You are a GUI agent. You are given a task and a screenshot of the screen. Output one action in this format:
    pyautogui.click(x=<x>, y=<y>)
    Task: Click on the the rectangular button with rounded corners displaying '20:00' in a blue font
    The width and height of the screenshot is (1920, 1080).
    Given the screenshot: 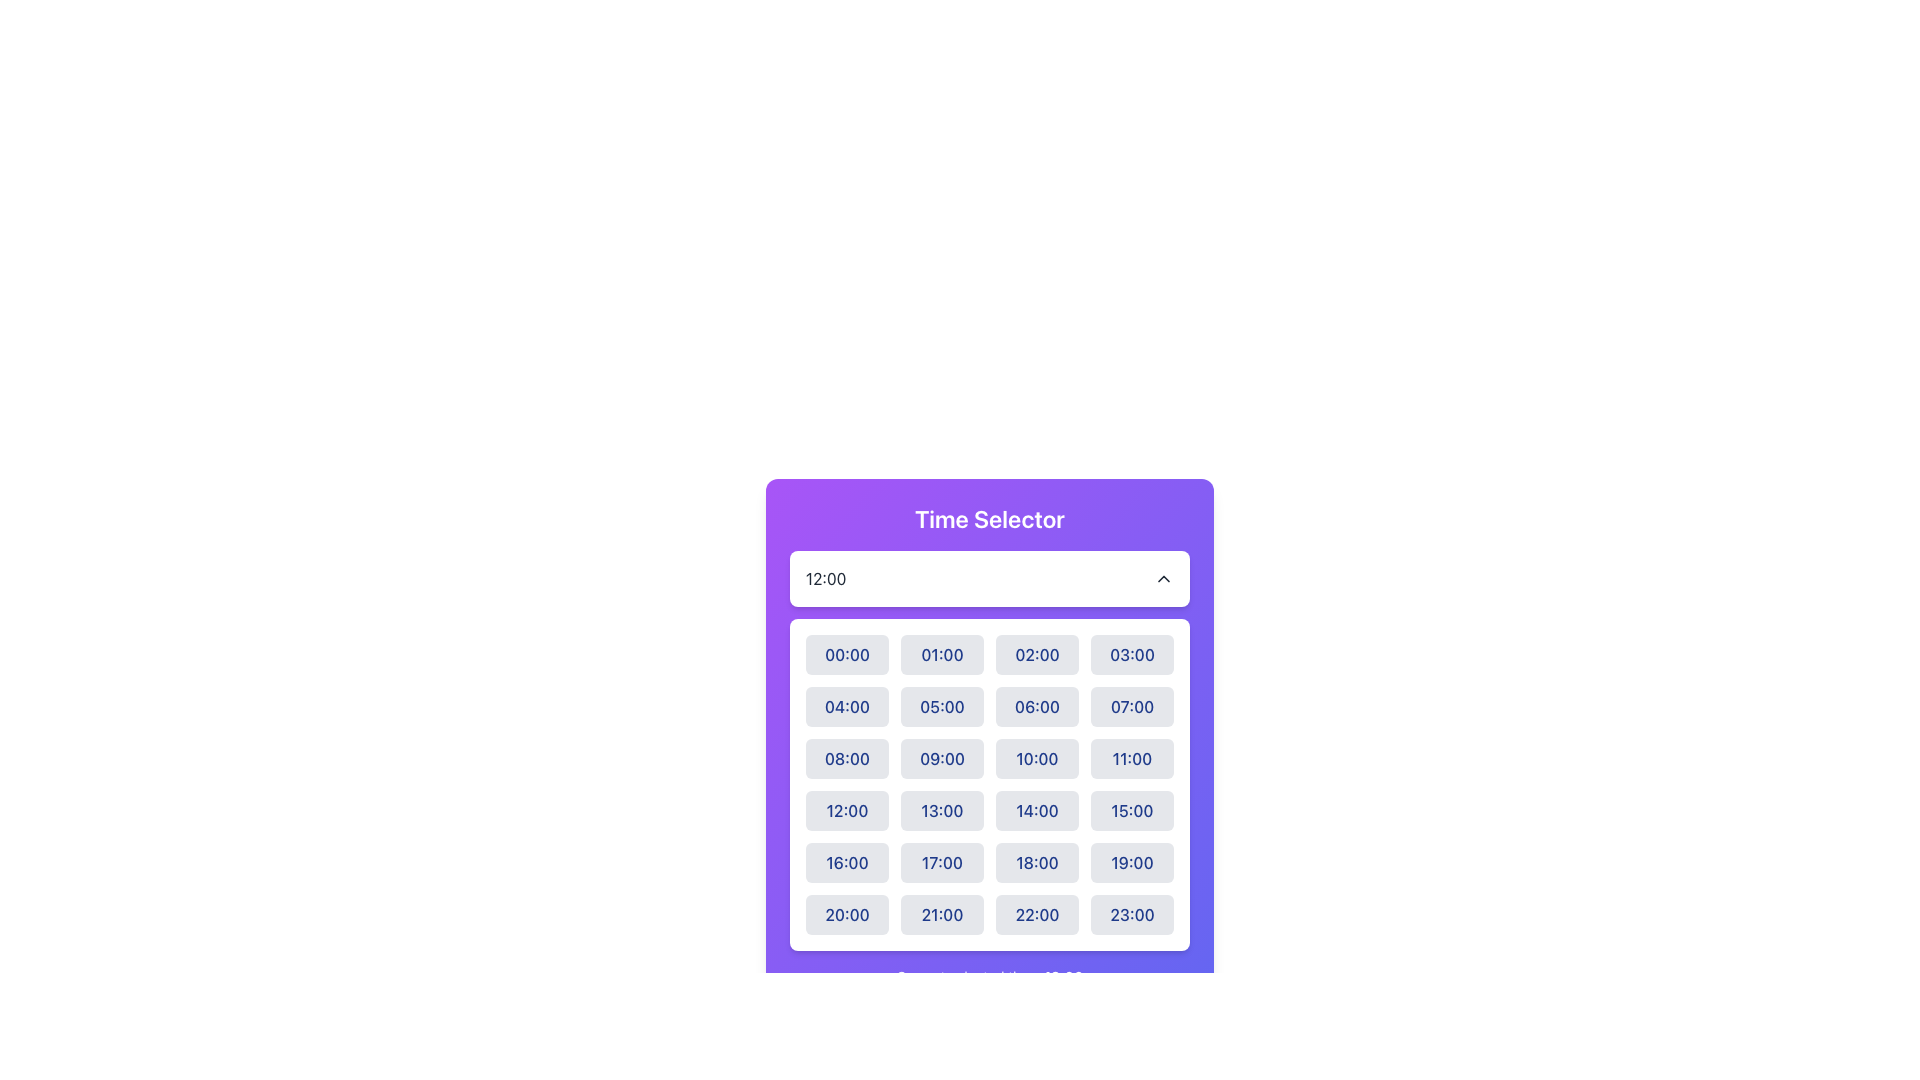 What is the action you would take?
    pyautogui.click(x=847, y=914)
    